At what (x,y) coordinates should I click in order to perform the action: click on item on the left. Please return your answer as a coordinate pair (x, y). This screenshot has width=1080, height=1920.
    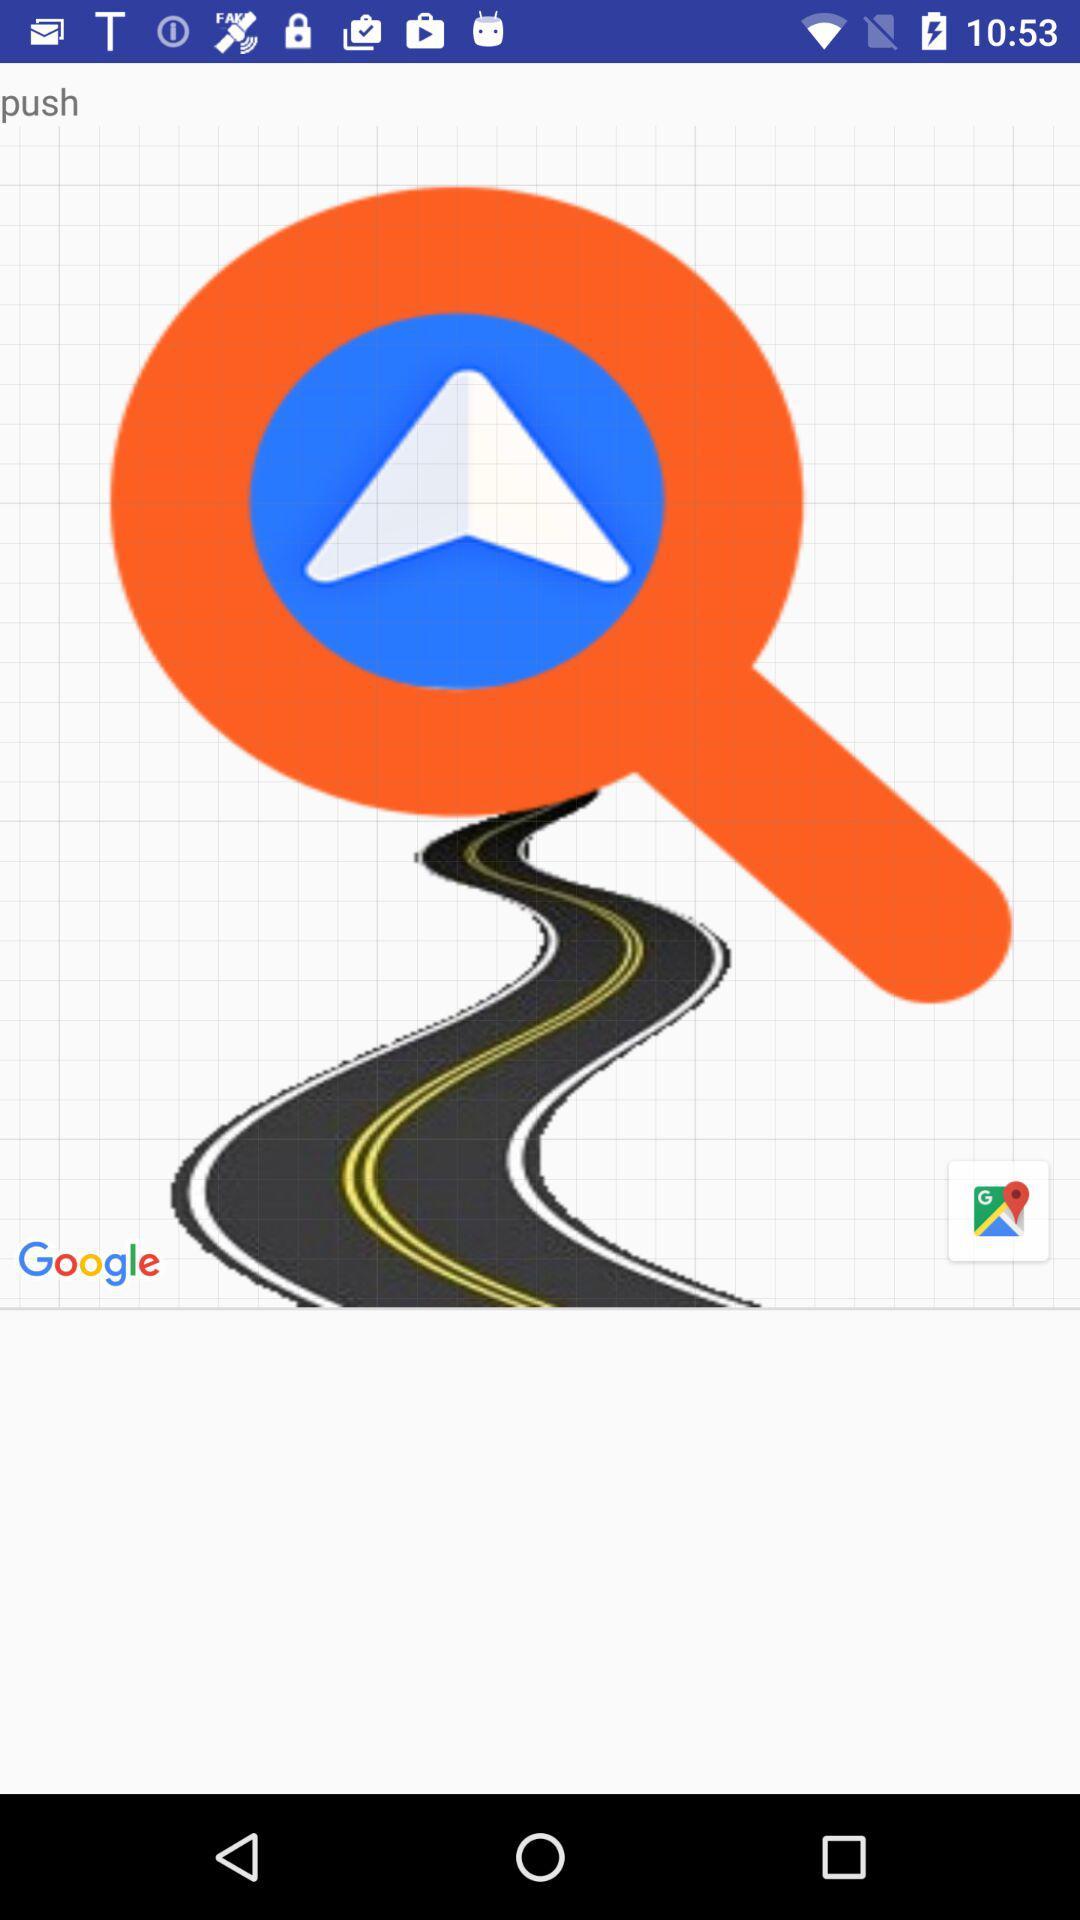
    Looking at the image, I should click on (92, 1263).